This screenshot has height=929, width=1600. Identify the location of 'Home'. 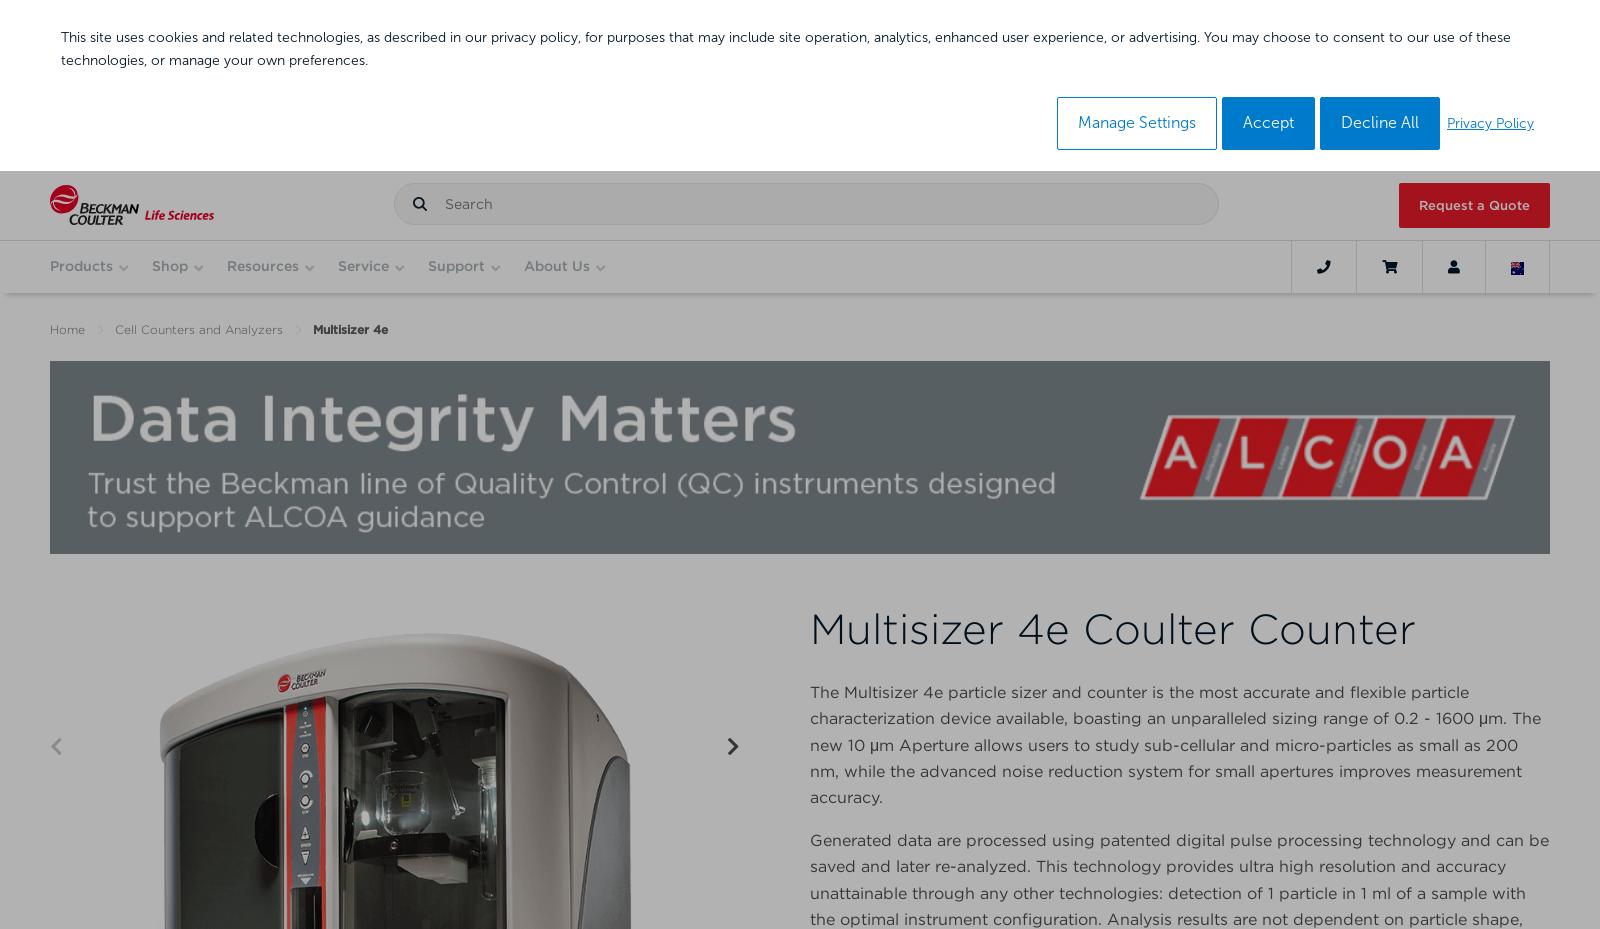
(66, 329).